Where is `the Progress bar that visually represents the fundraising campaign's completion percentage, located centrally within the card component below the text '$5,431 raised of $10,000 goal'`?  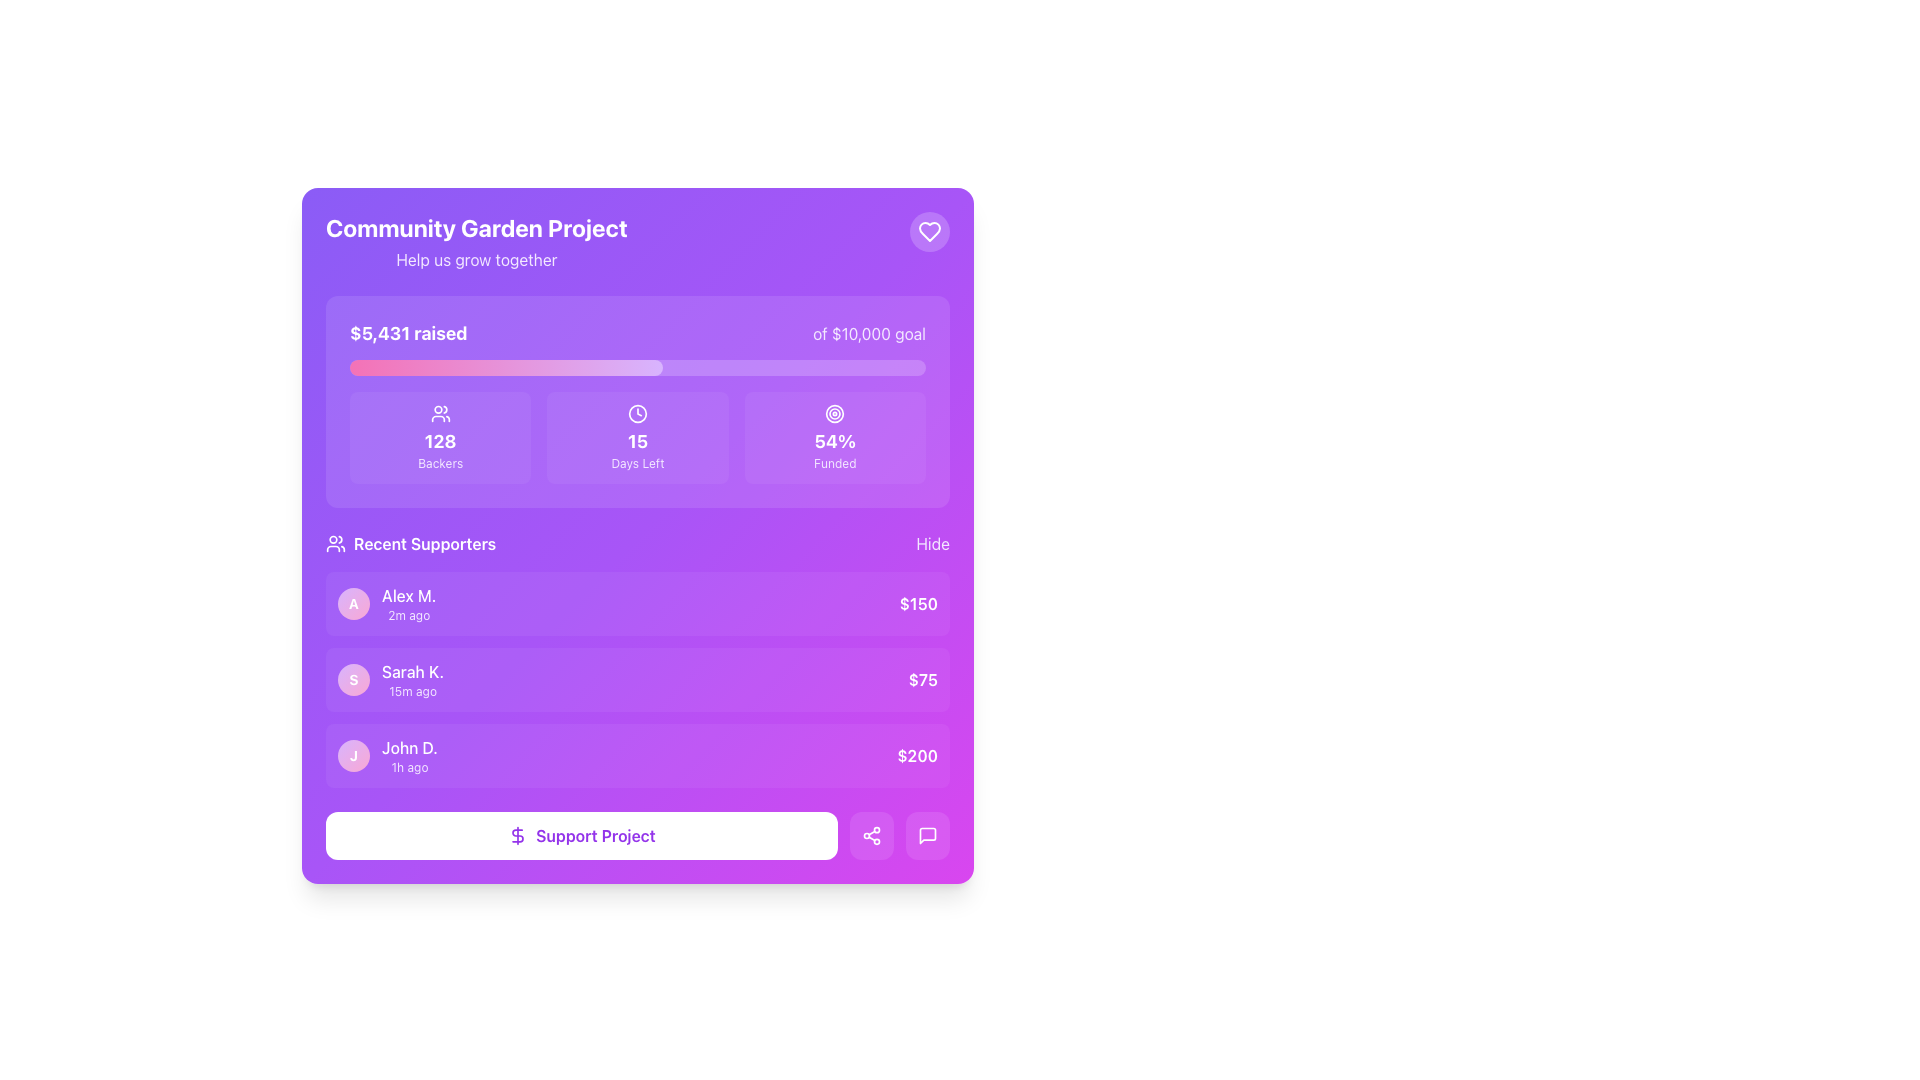 the Progress bar that visually represents the fundraising campaign's completion percentage, located centrally within the card component below the text '$5,431 raised of $10,000 goal' is located at coordinates (637, 367).